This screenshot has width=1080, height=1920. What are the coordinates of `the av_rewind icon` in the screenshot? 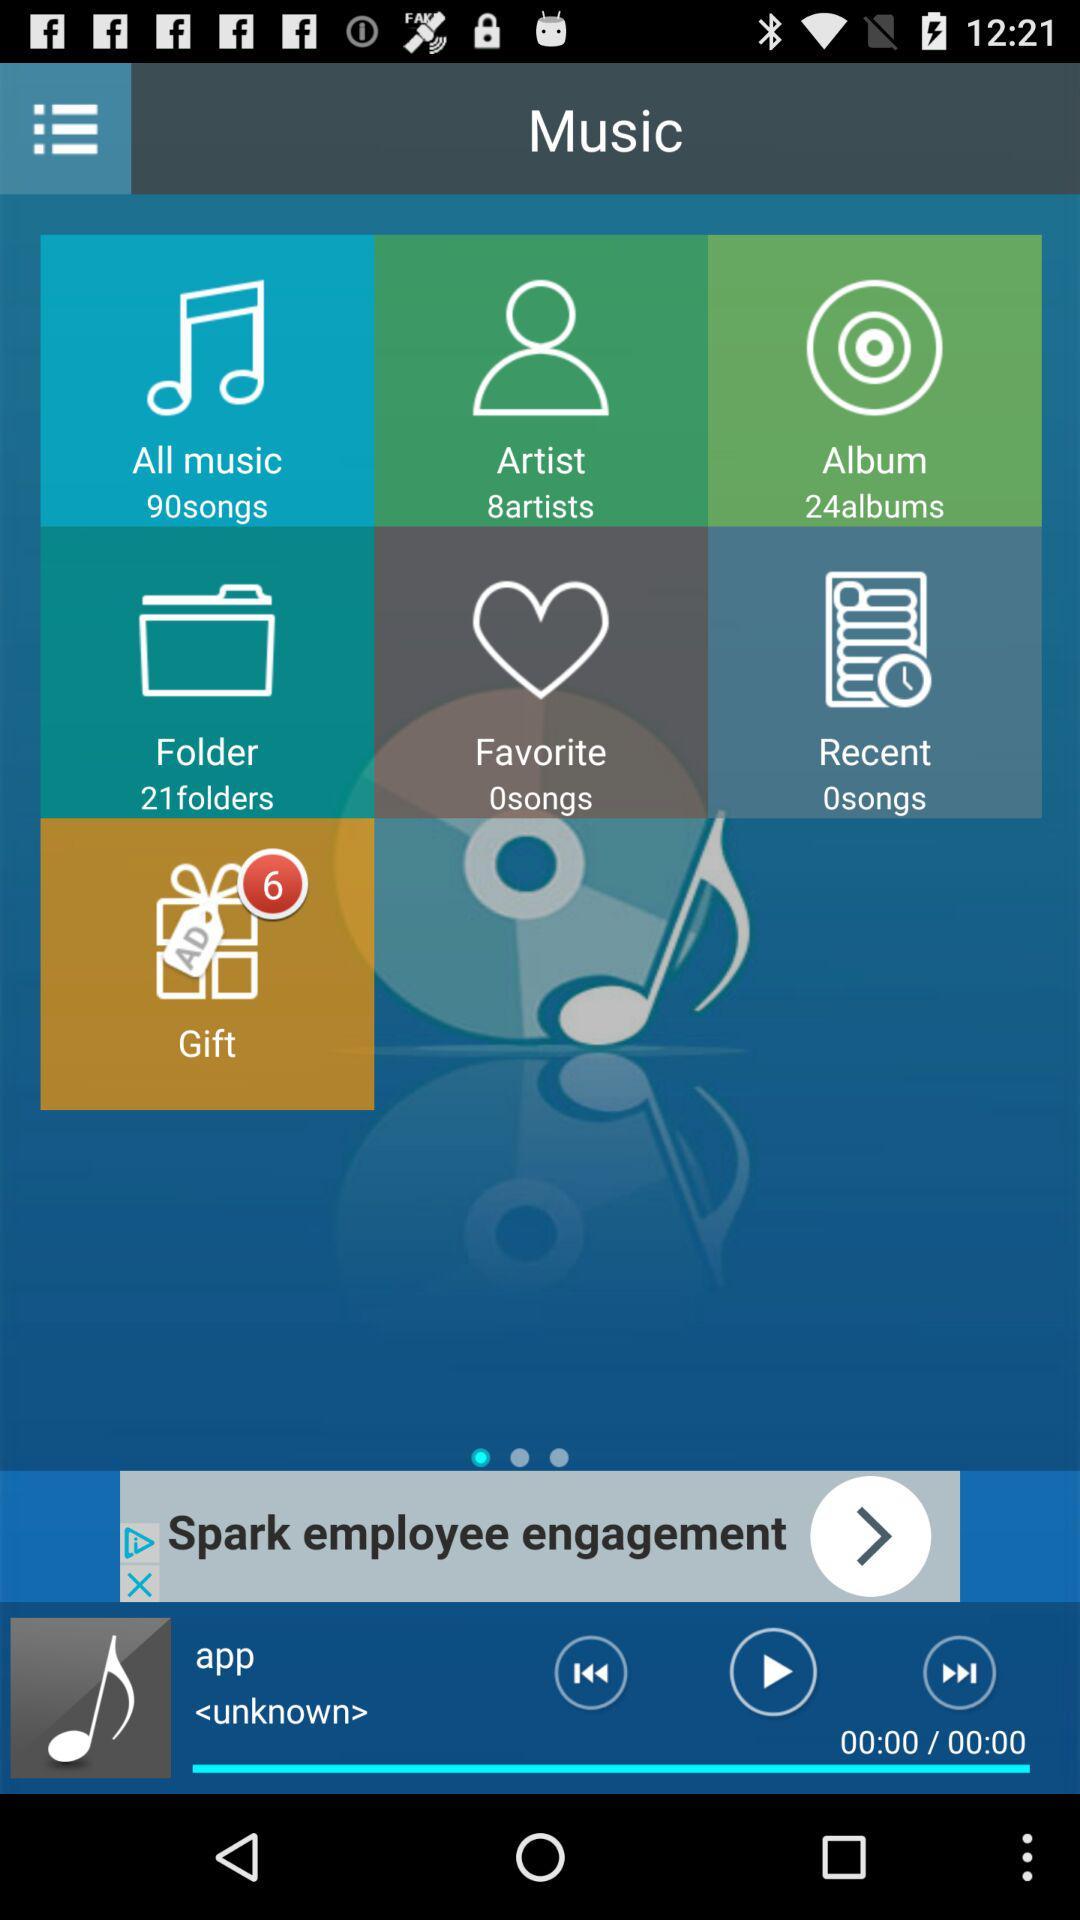 It's located at (575, 1799).